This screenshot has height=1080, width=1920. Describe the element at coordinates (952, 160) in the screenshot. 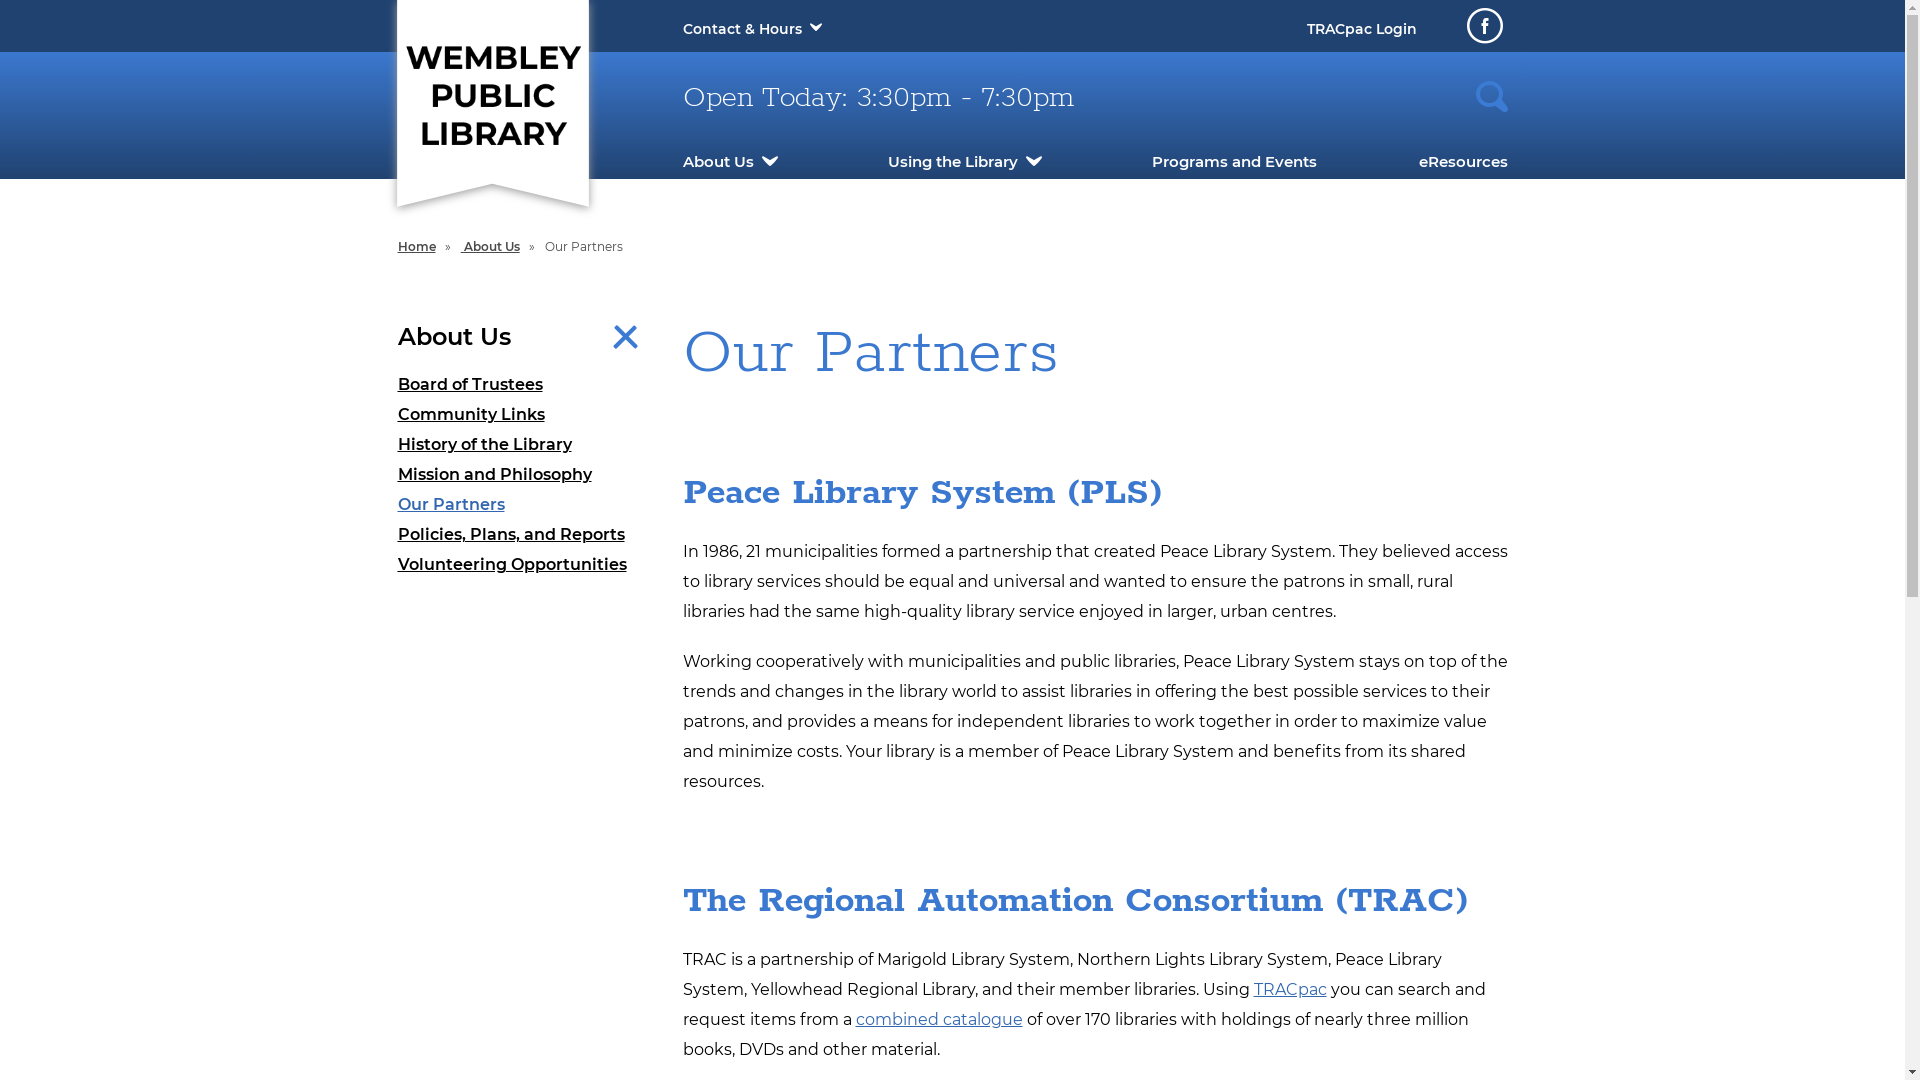

I see `'Using the Library'` at that location.